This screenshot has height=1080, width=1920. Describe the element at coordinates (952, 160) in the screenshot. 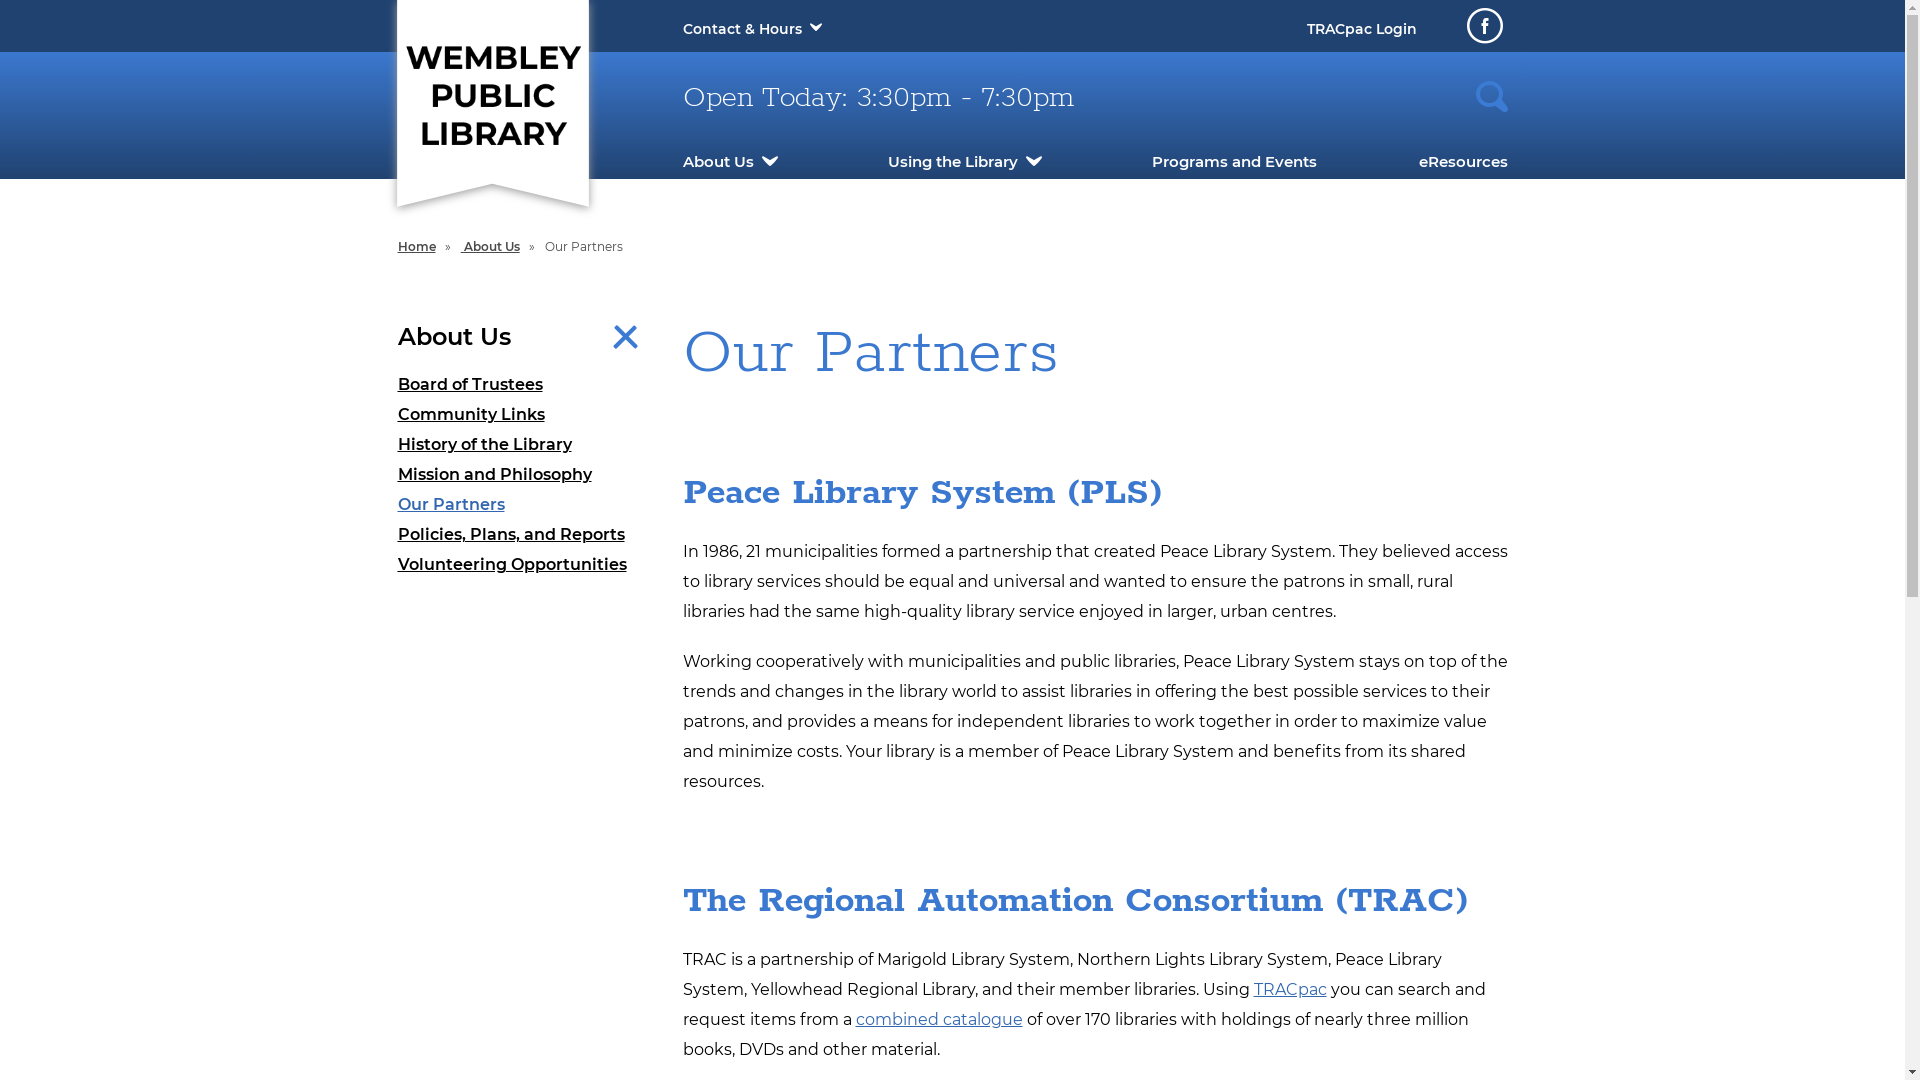

I see `'Using the Library'` at that location.